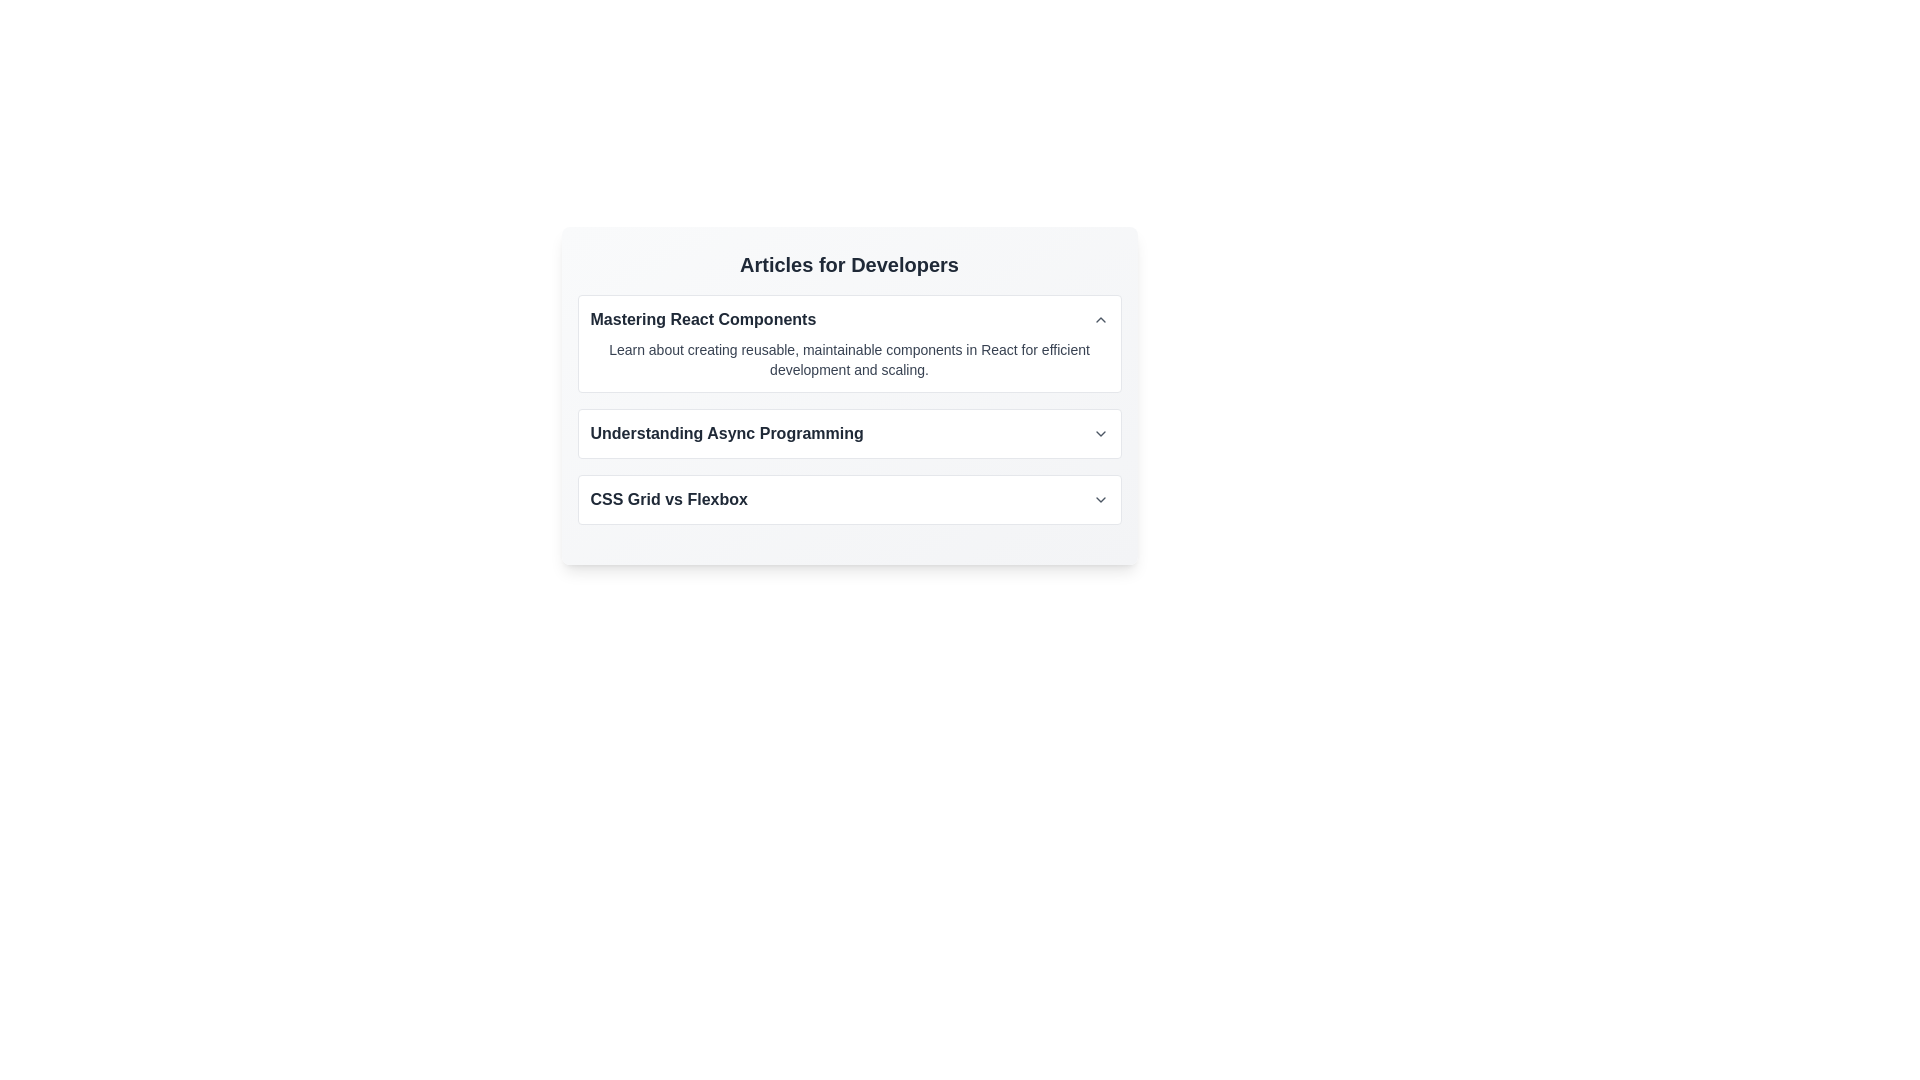 Image resolution: width=1920 pixels, height=1080 pixels. I want to click on on the collapsible section header labeled 'Understanding Async Programming', so click(849, 433).